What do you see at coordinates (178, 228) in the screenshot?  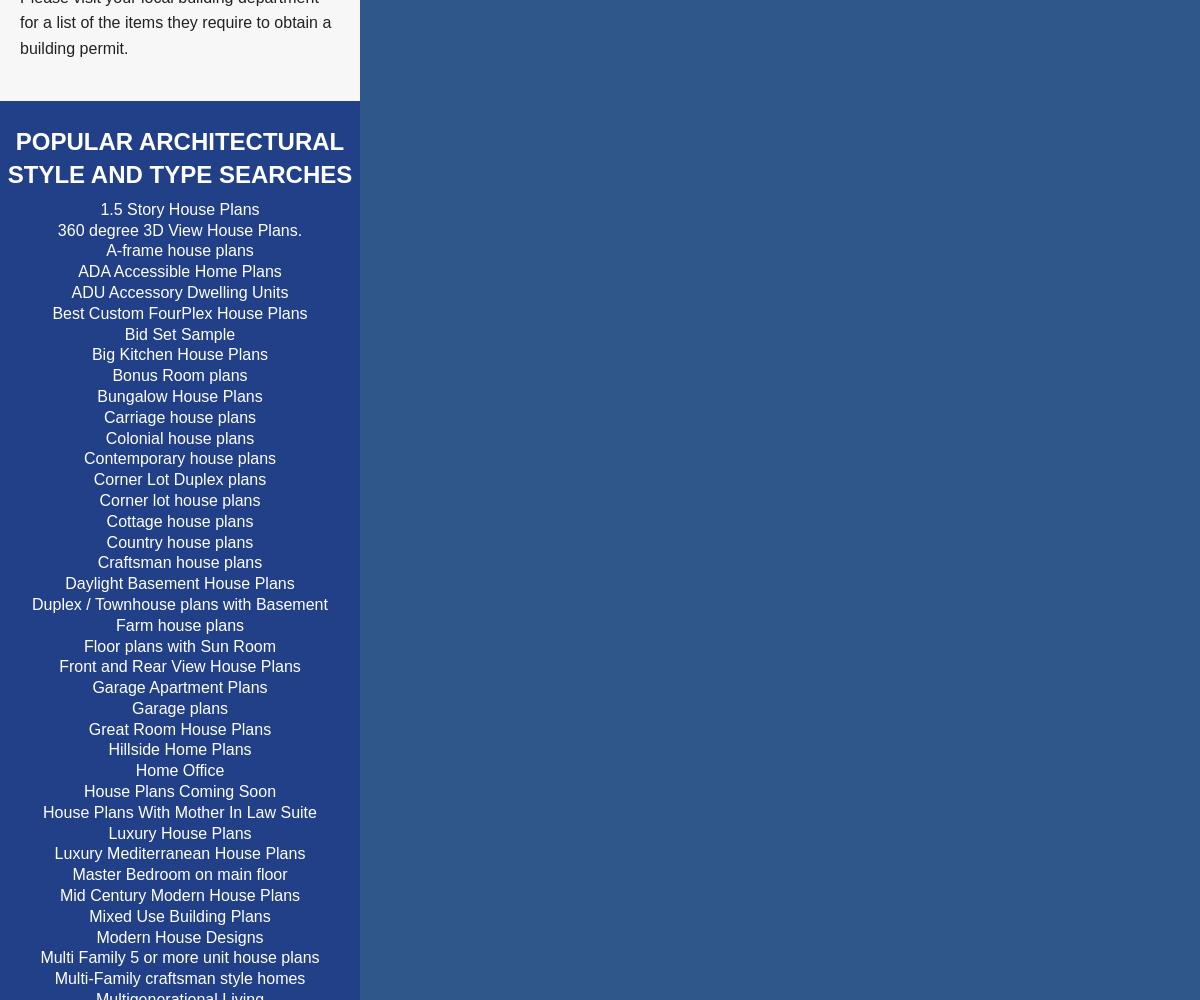 I see `'360 degree 3D View House Plans.'` at bounding box center [178, 228].